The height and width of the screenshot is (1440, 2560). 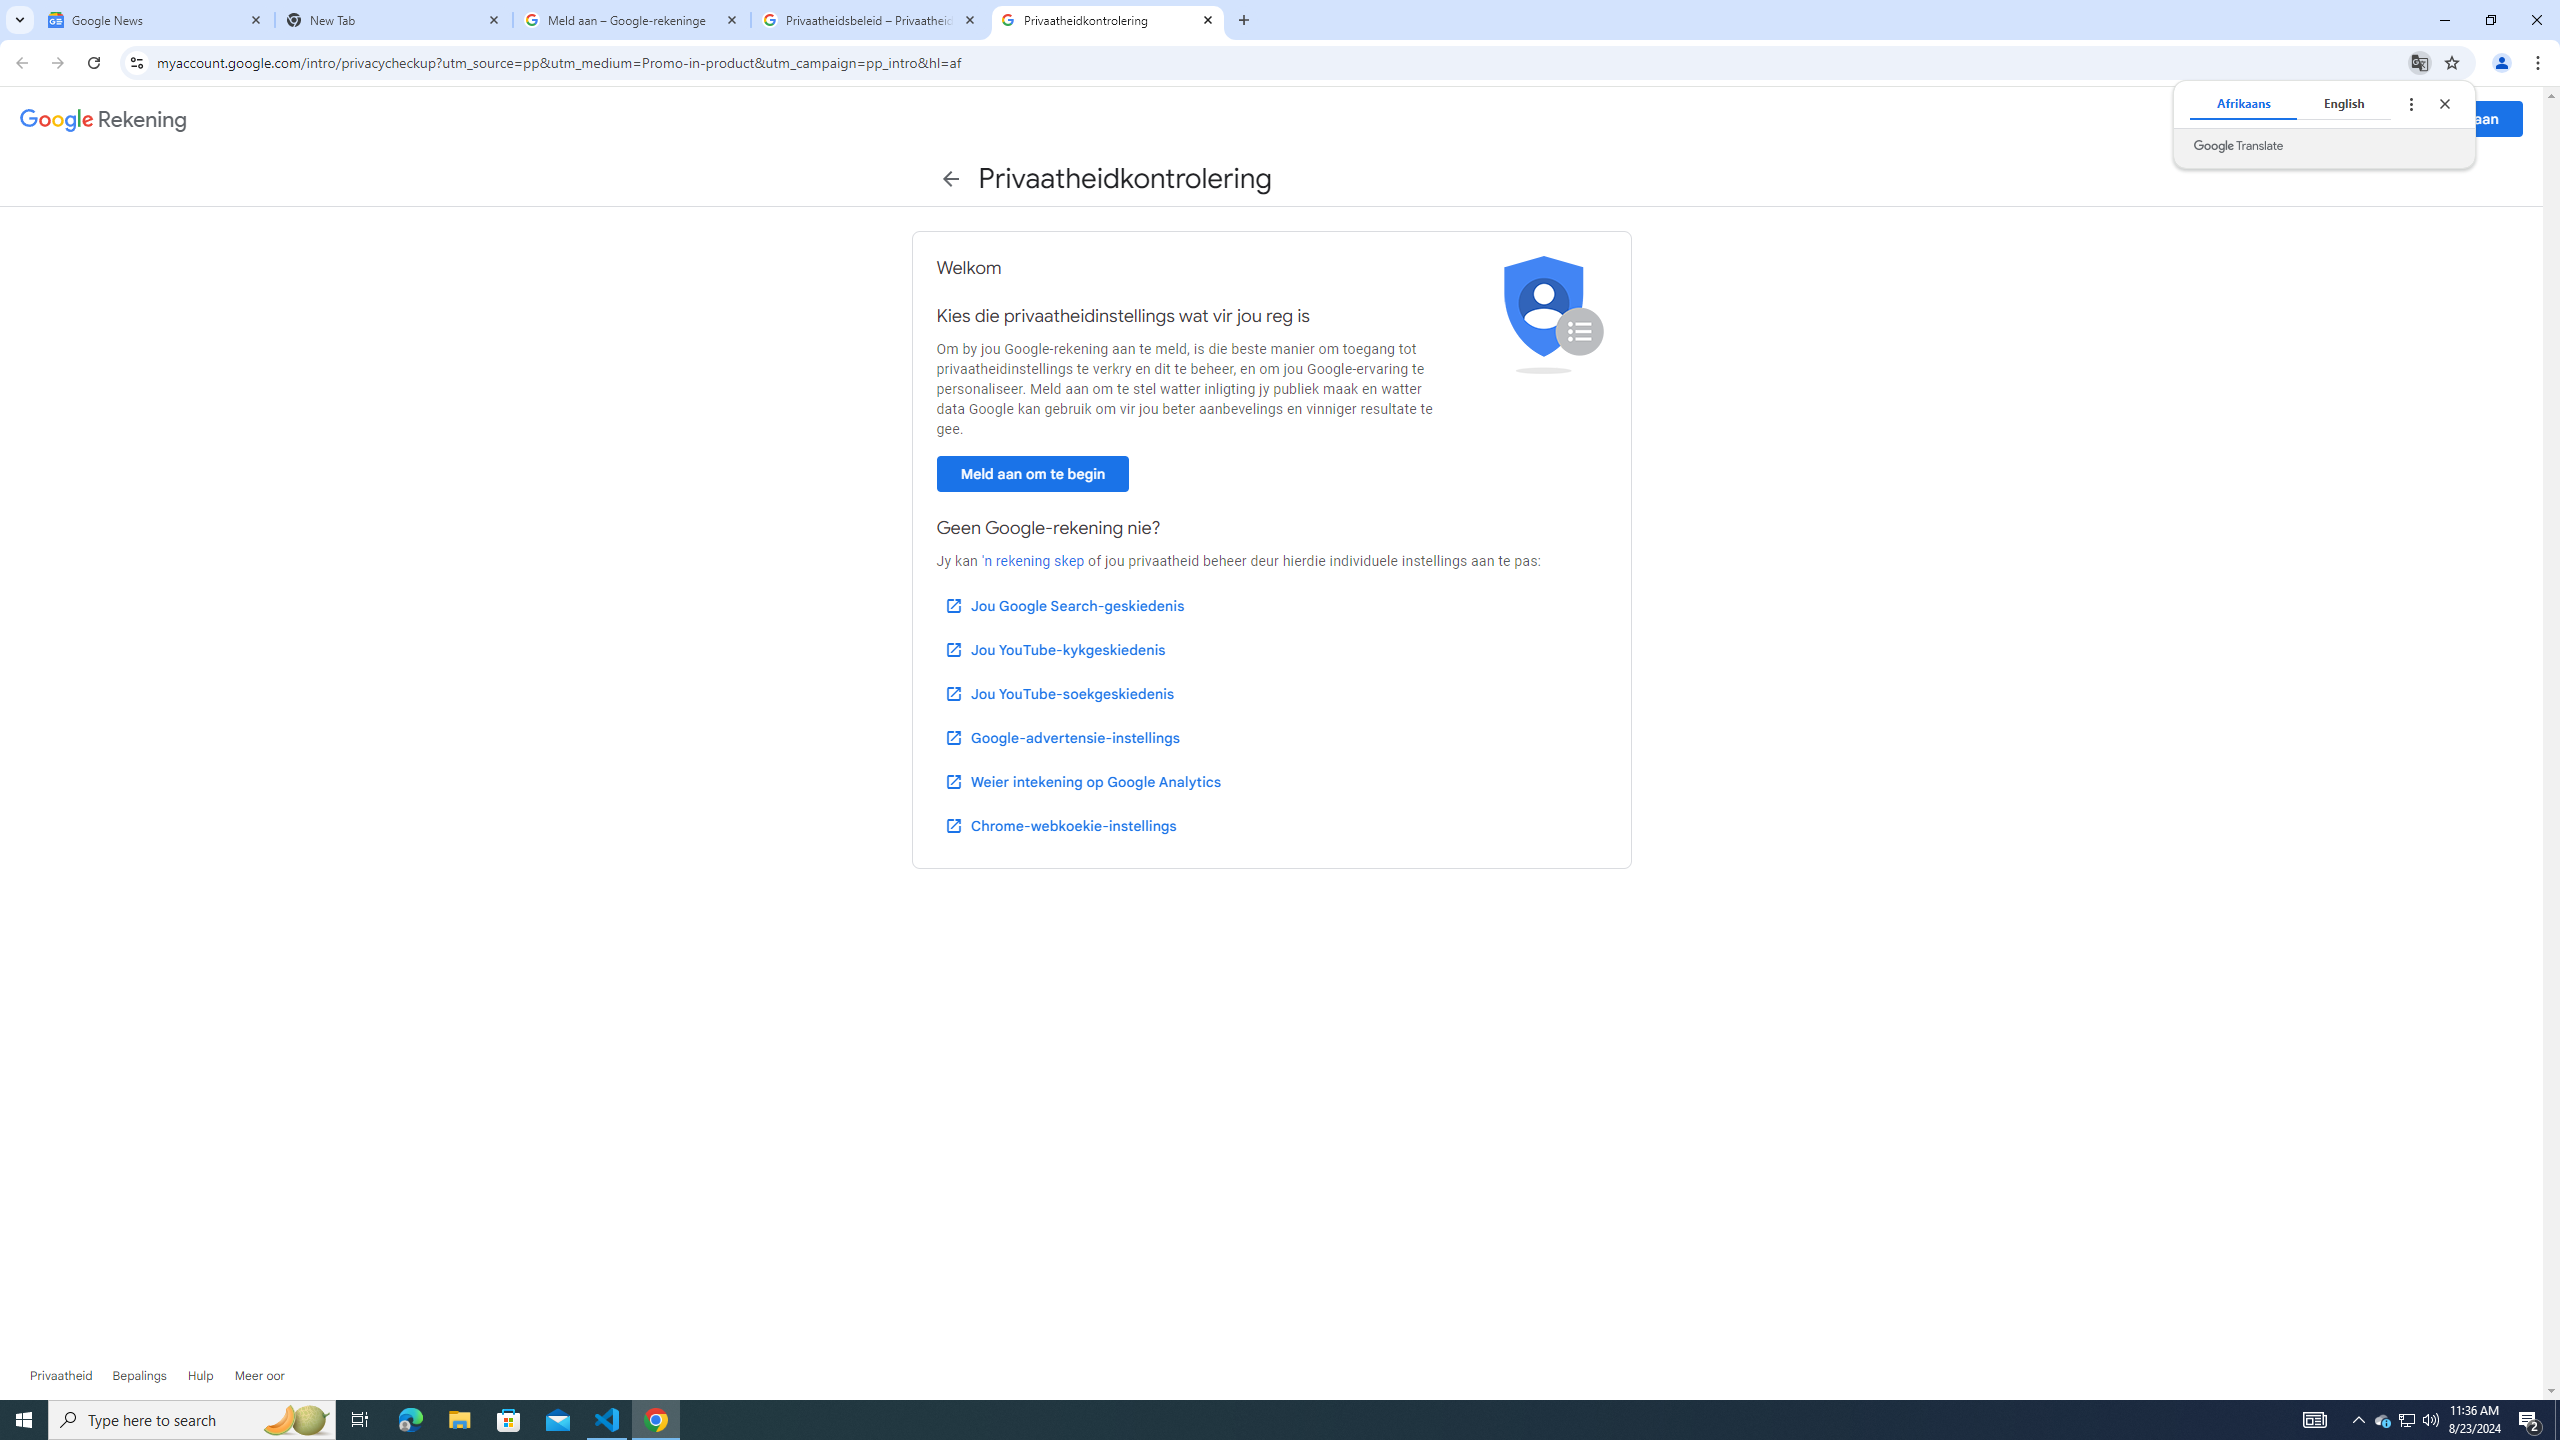 What do you see at coordinates (2466, 118) in the screenshot?
I see `'Meld aan'` at bounding box center [2466, 118].